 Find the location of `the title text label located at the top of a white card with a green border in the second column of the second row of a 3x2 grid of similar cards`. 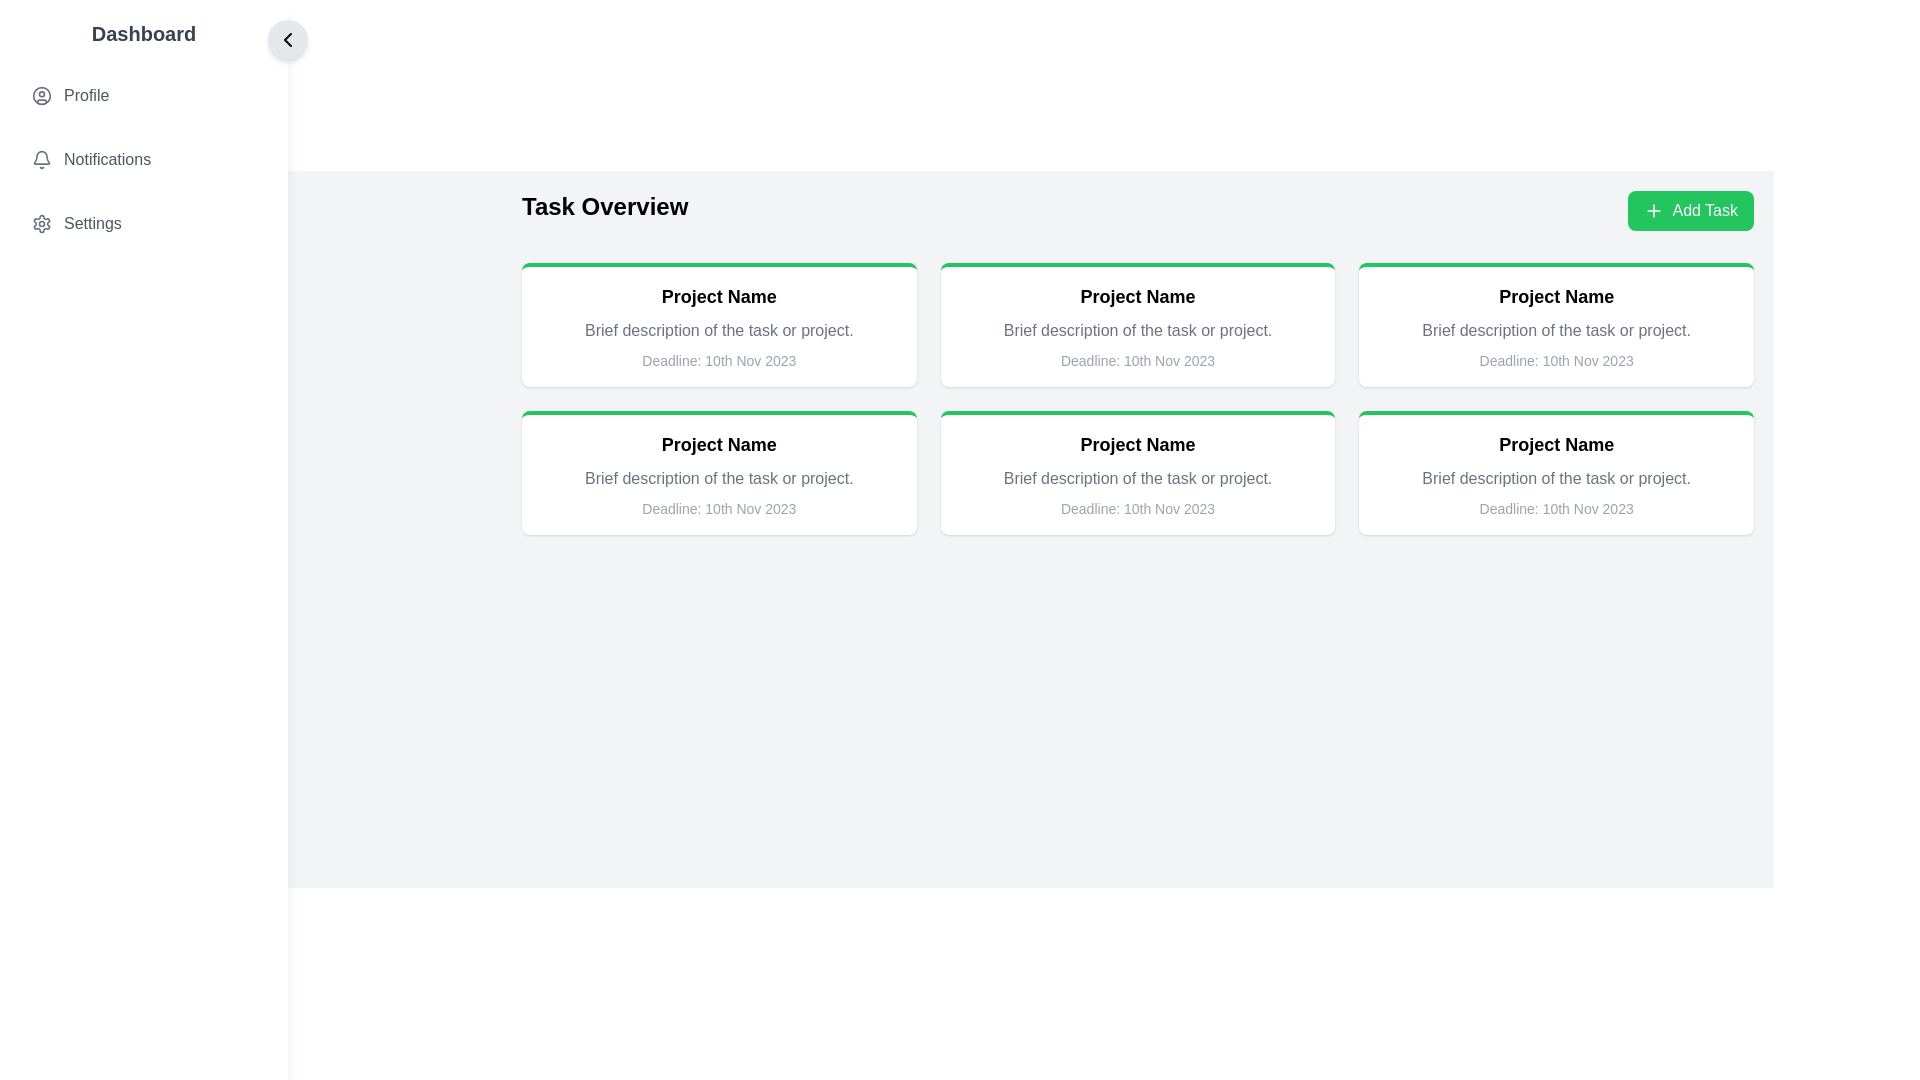

the title text label located at the top of a white card with a green border in the second column of the second row of a 3x2 grid of similar cards is located at coordinates (1137, 443).